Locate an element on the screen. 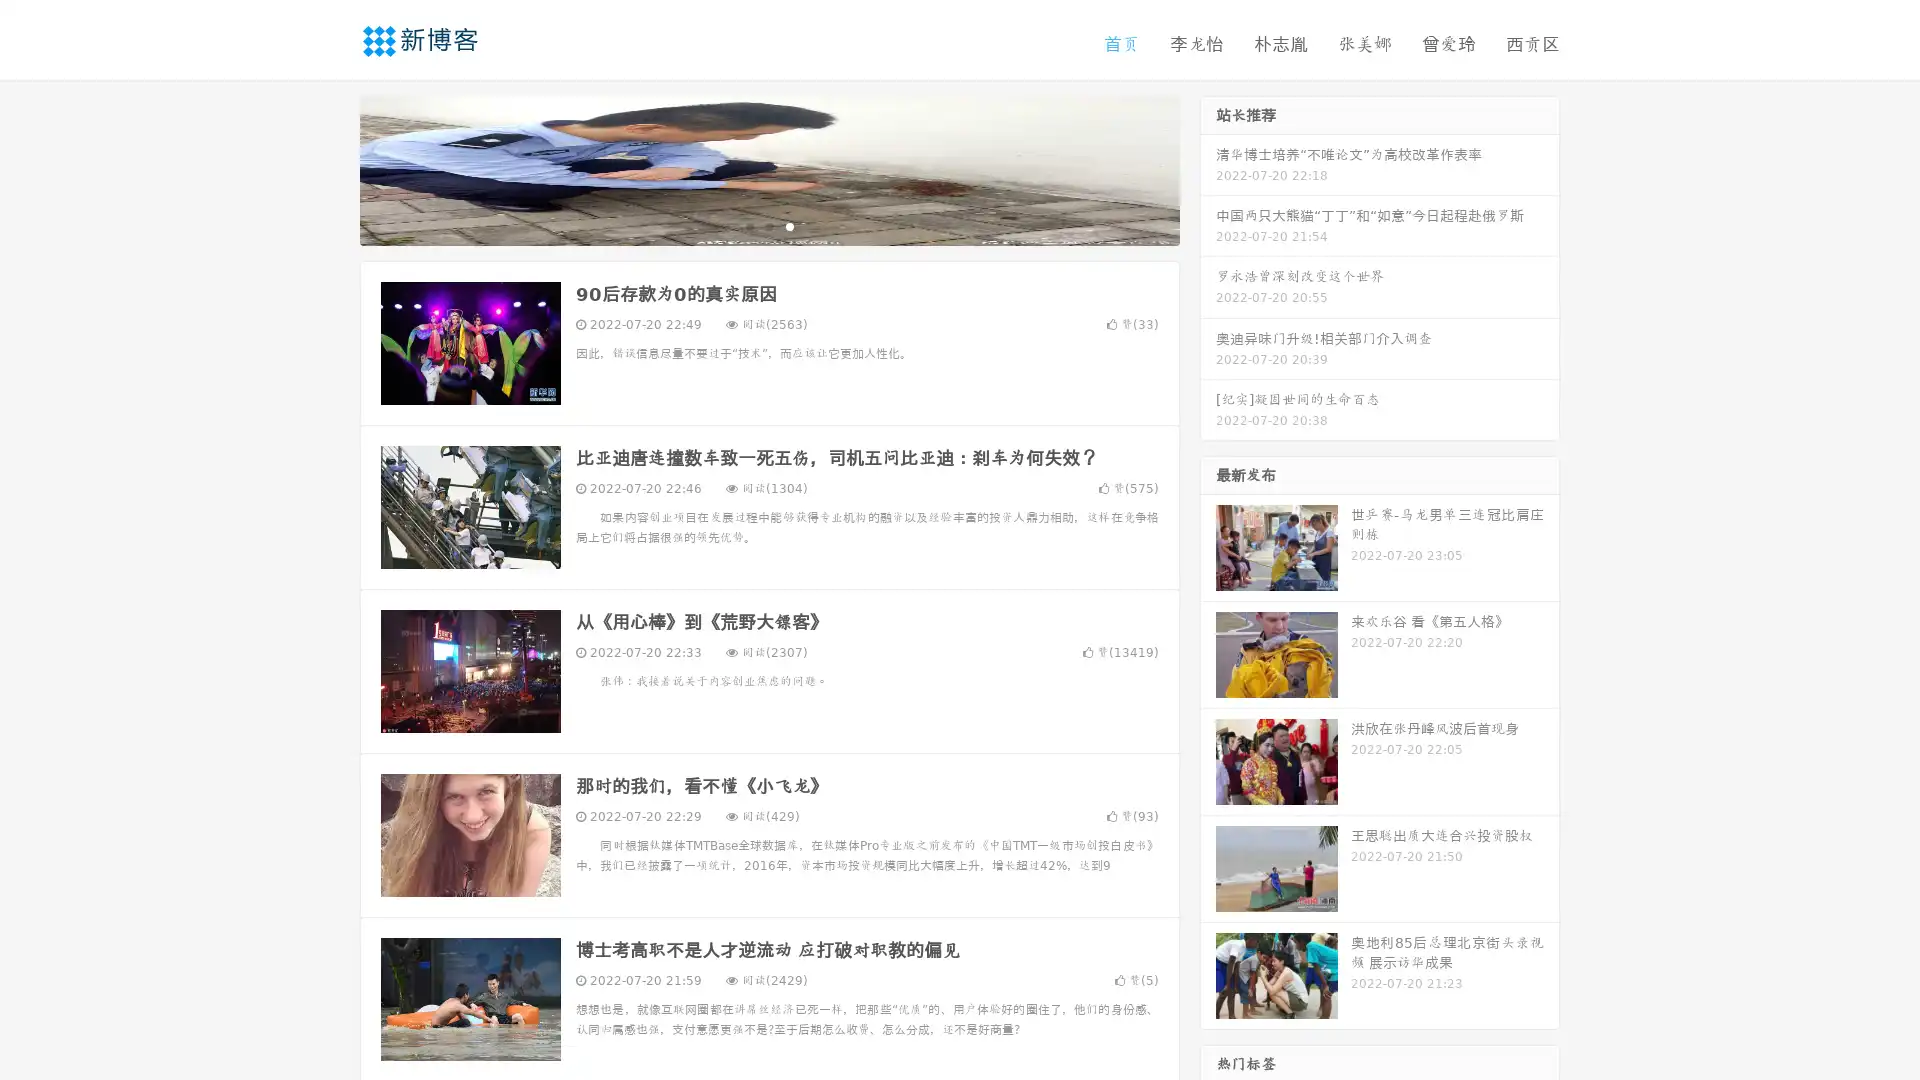 This screenshot has height=1080, width=1920. Previous slide is located at coordinates (330, 168).